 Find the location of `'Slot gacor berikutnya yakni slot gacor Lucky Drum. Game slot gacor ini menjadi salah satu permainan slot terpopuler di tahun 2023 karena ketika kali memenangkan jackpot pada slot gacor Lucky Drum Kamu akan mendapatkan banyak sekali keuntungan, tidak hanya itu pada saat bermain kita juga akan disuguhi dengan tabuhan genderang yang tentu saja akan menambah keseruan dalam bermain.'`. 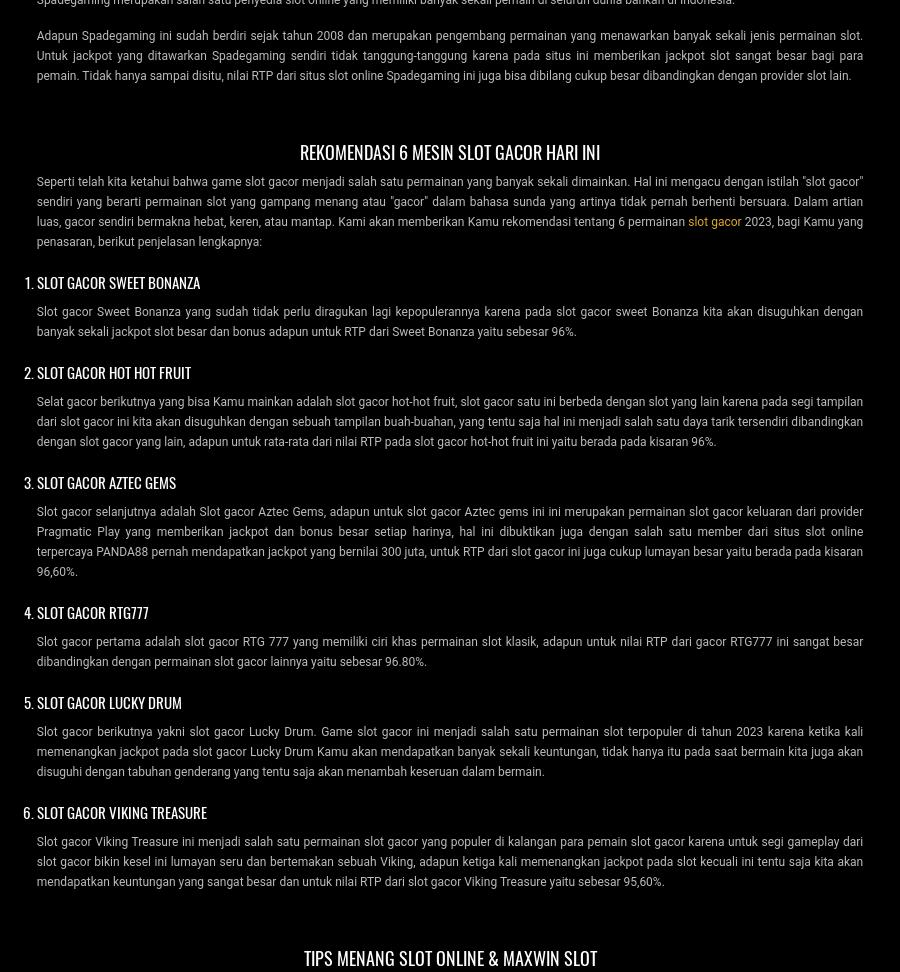

'Slot gacor berikutnya yakni slot gacor Lucky Drum. Game slot gacor ini menjadi salah satu permainan slot terpopuler di tahun 2023 karena ketika kali memenangkan jackpot pada slot gacor Lucky Drum Kamu akan mendapatkan banyak sekali keuntungan, tidak hanya itu pada saat bermain kita juga akan disuguhi dengan tabuhan genderang yang tentu saja akan menambah keseruan dalam bermain.' is located at coordinates (449, 750).